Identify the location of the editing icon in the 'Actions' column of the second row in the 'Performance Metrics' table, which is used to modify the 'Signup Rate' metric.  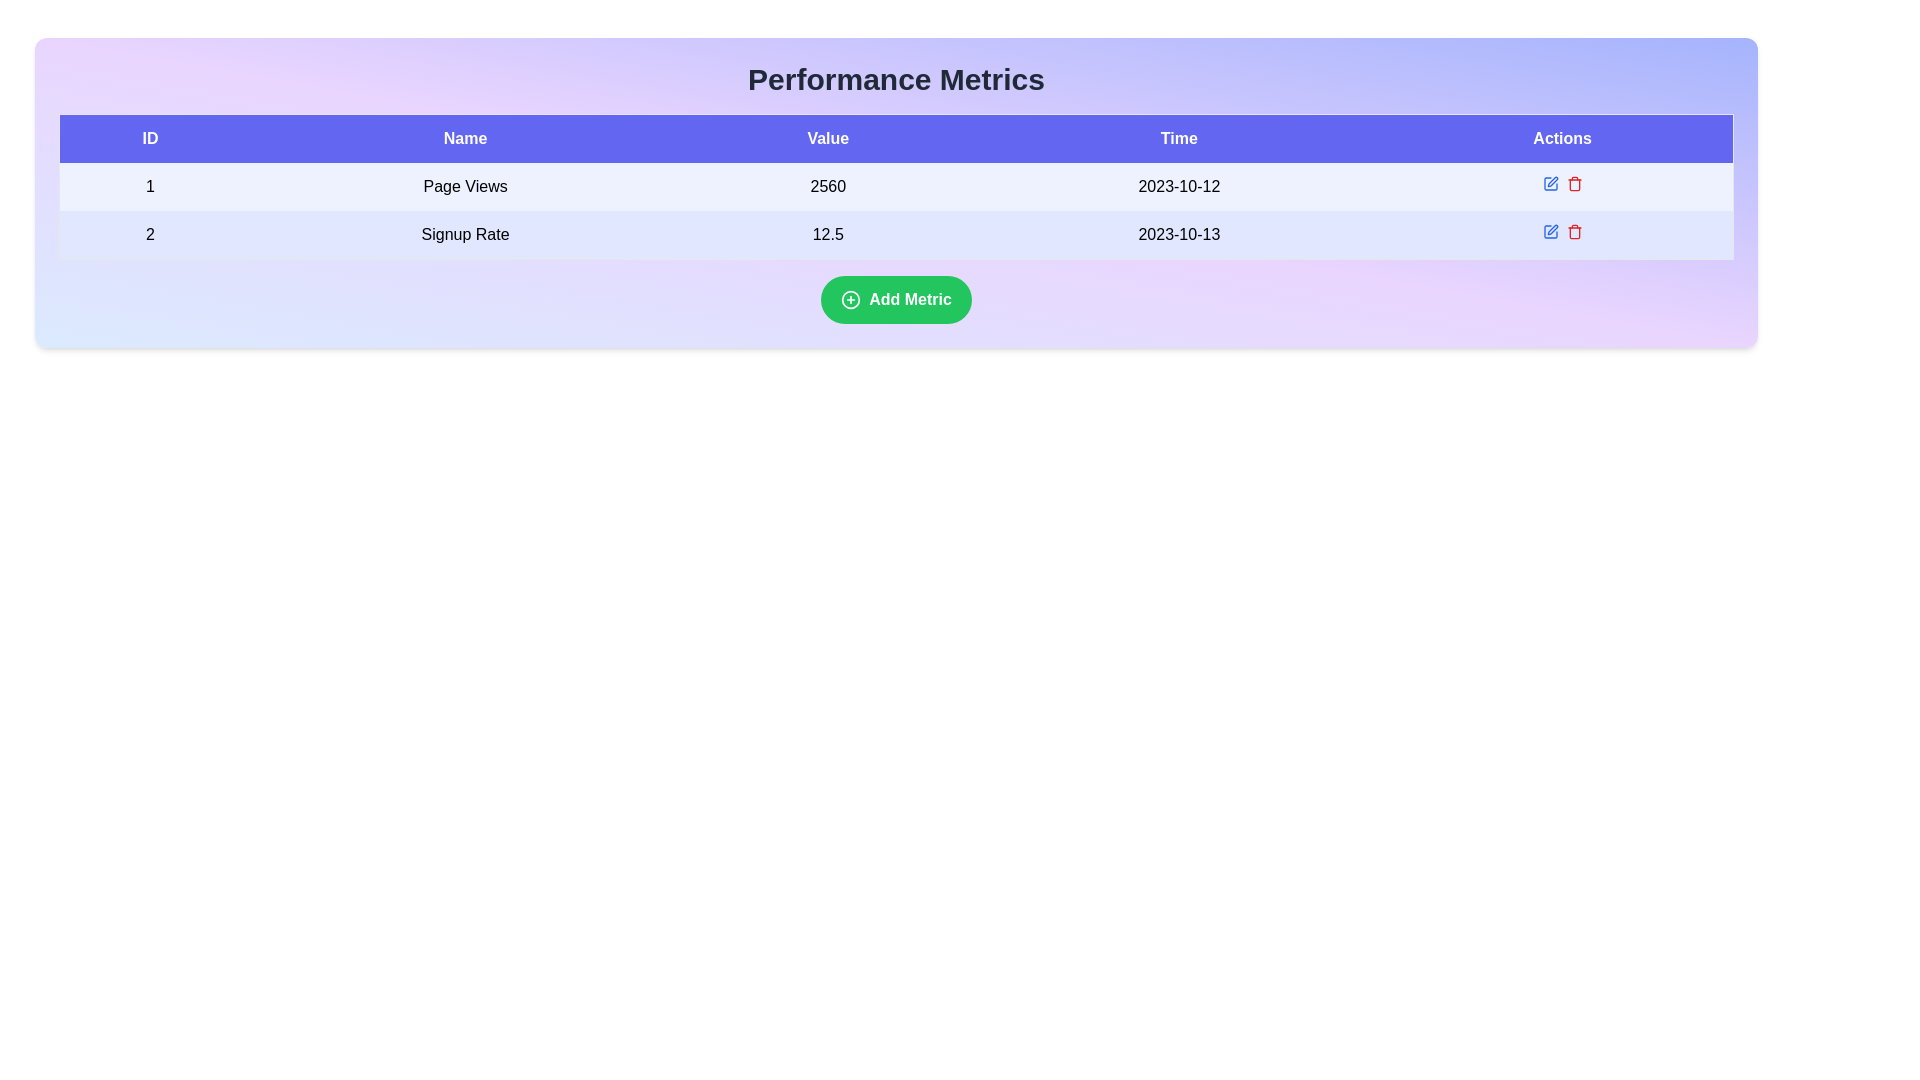
(1549, 230).